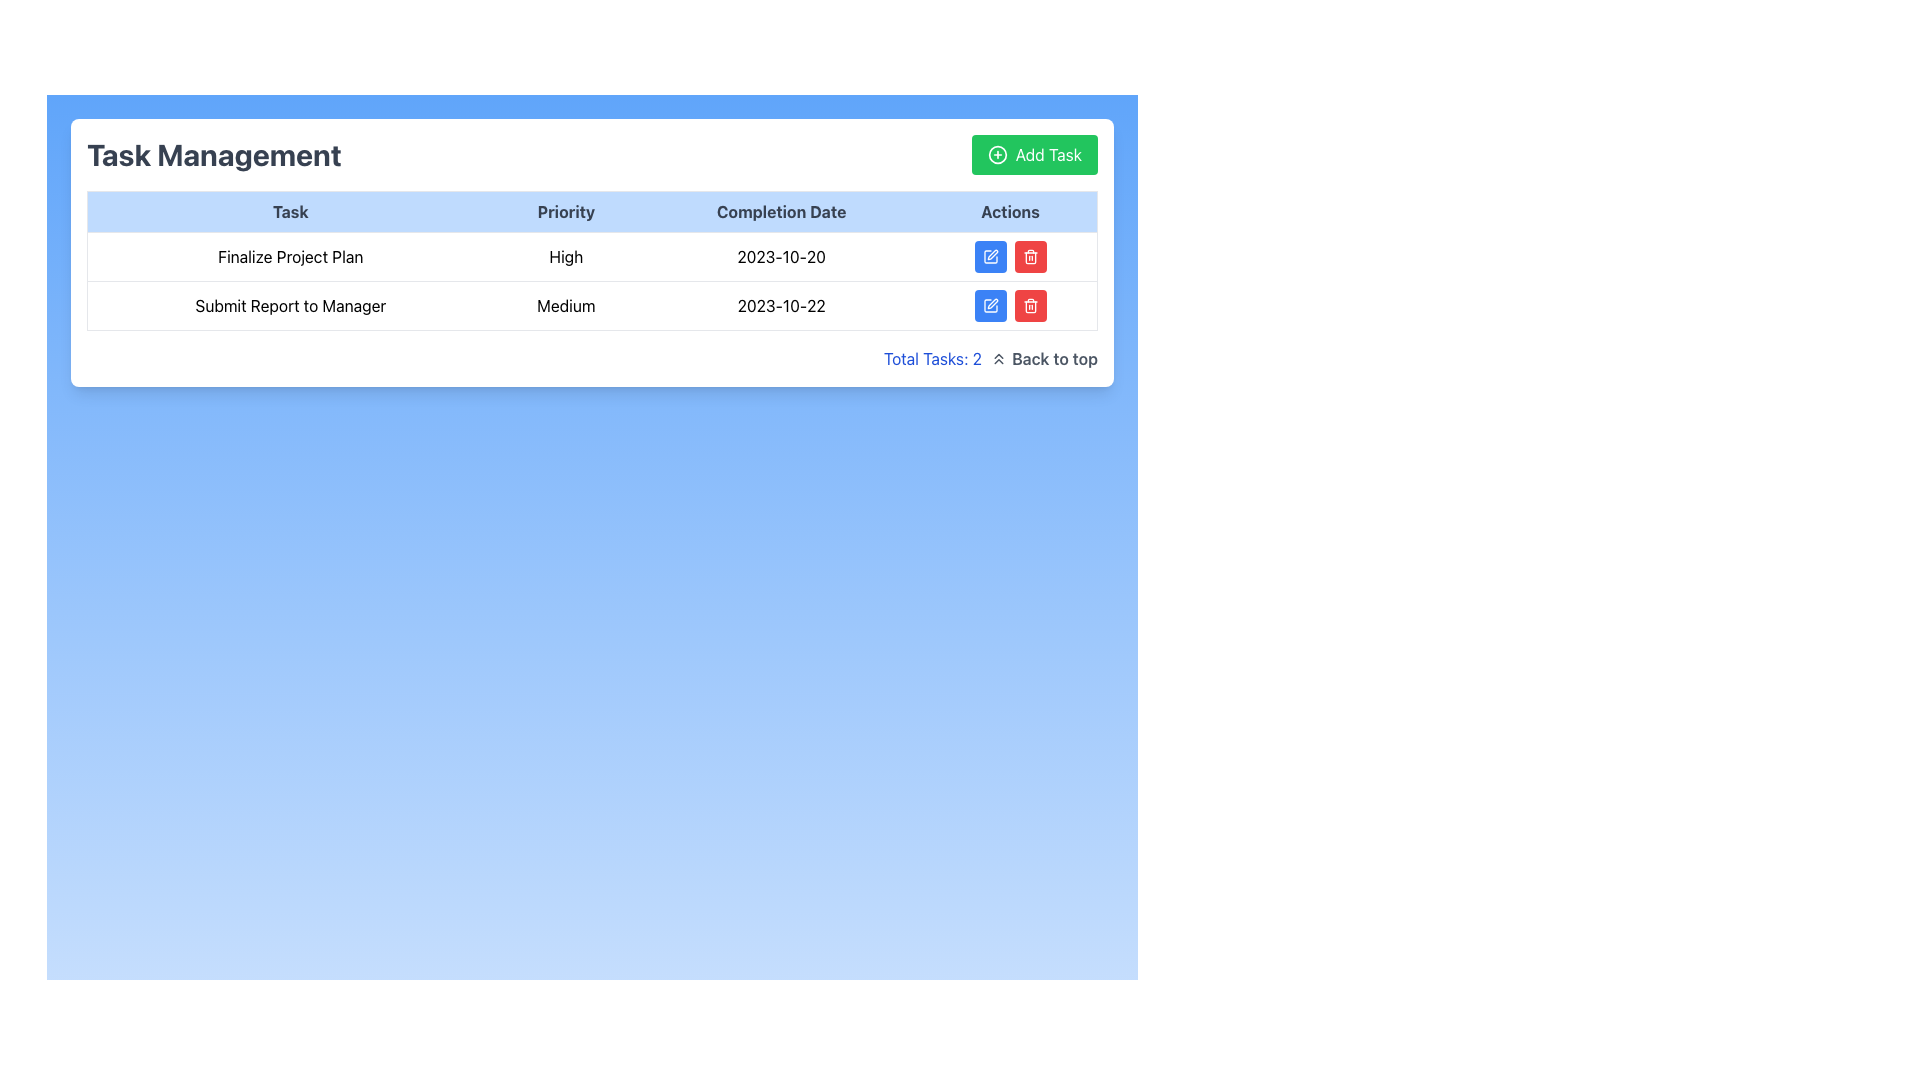 The width and height of the screenshot is (1920, 1080). What do you see at coordinates (990, 305) in the screenshot?
I see `the Icon button located in the 'Actions' column of the second row in the task table` at bounding box center [990, 305].